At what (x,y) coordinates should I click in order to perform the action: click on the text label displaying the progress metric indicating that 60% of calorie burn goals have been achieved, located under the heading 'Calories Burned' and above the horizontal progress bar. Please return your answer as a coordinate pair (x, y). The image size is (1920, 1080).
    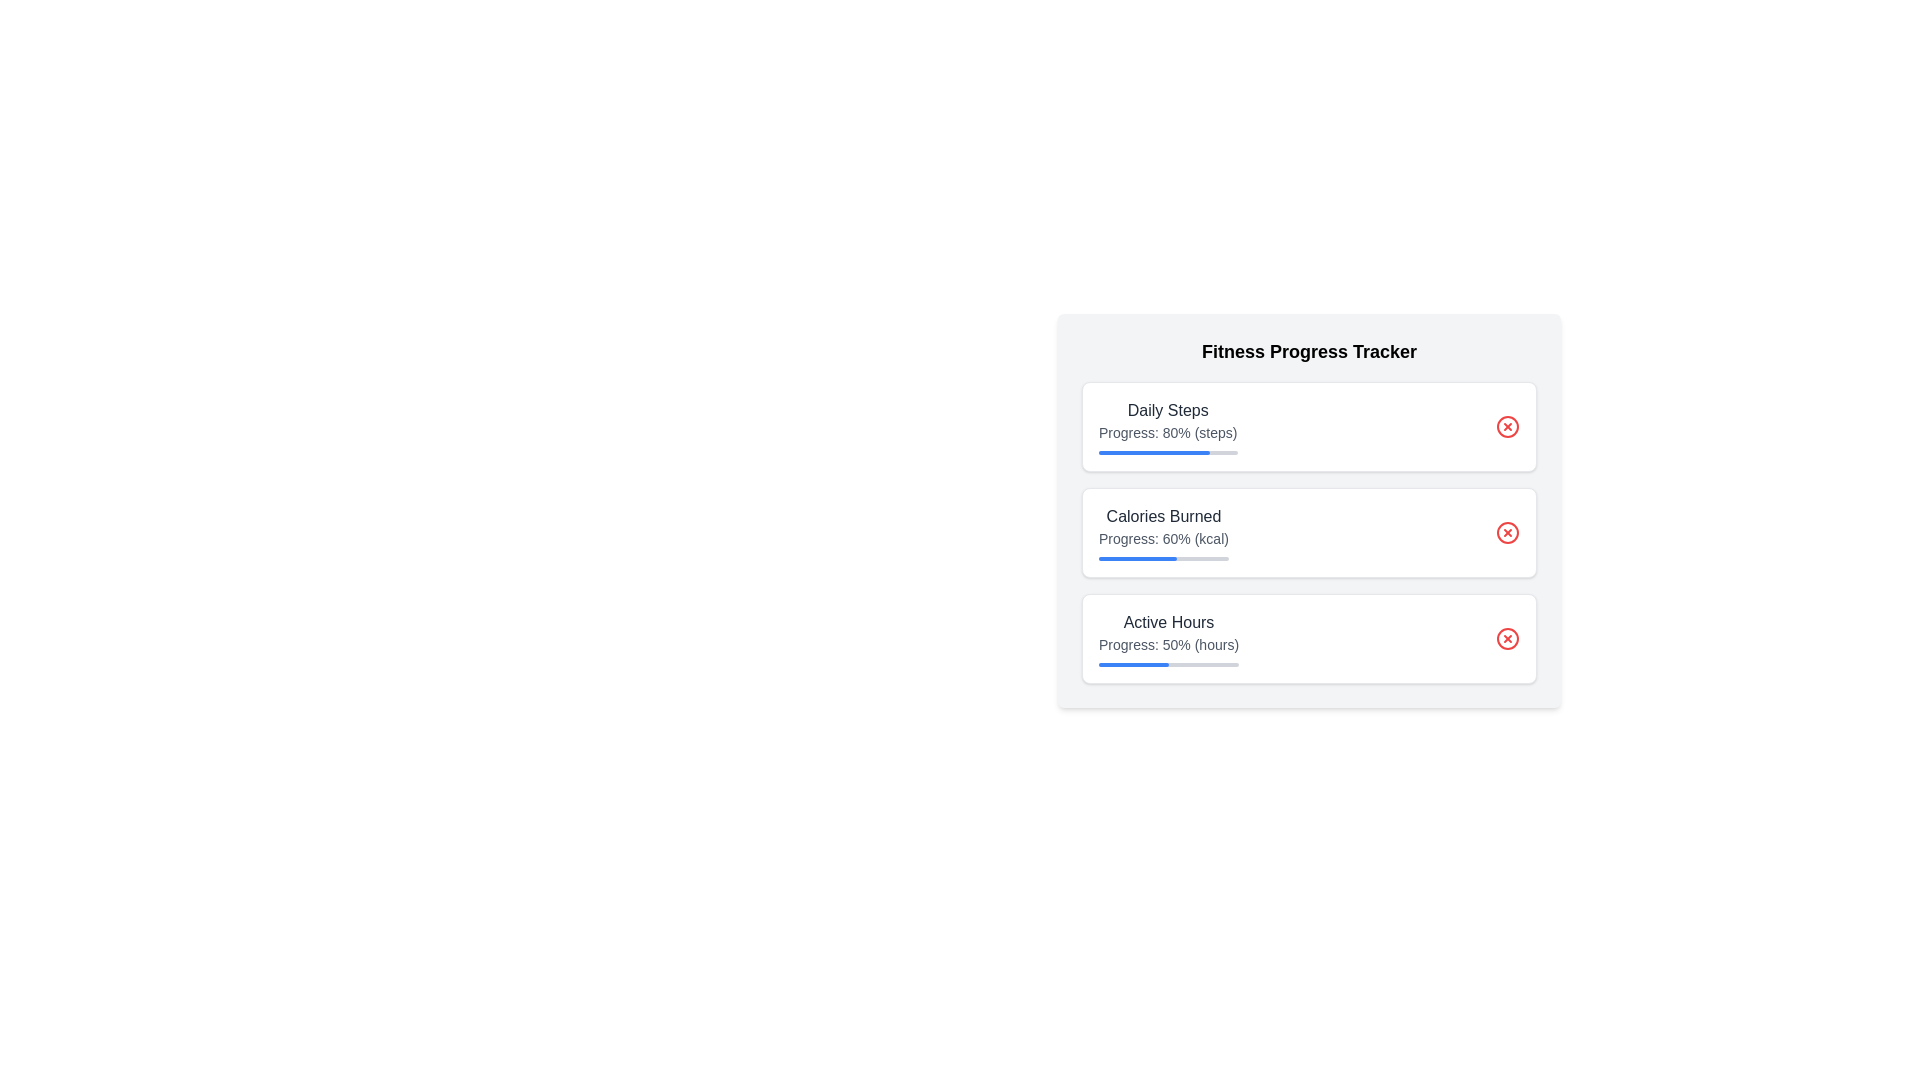
    Looking at the image, I should click on (1163, 538).